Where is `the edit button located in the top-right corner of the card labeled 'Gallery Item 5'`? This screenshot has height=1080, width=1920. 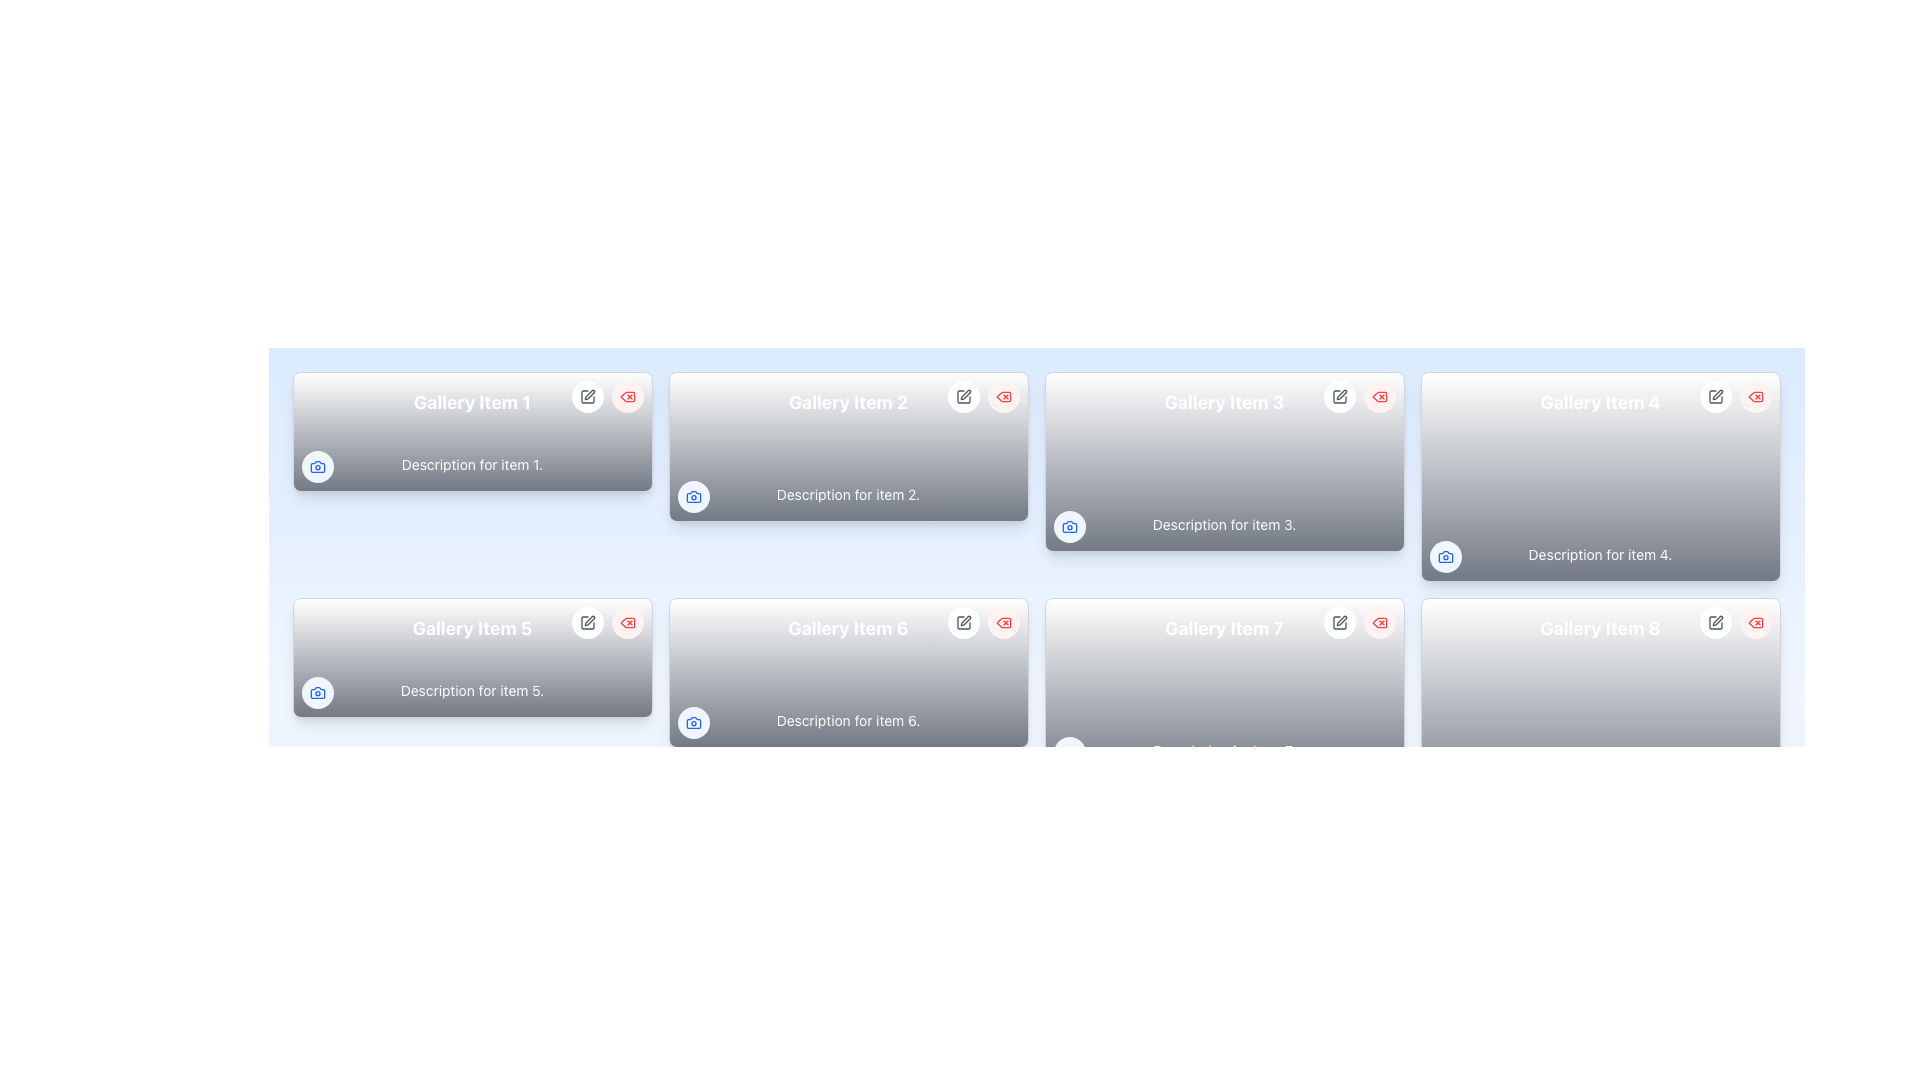
the edit button located in the top-right corner of the card labeled 'Gallery Item 5' is located at coordinates (586, 622).